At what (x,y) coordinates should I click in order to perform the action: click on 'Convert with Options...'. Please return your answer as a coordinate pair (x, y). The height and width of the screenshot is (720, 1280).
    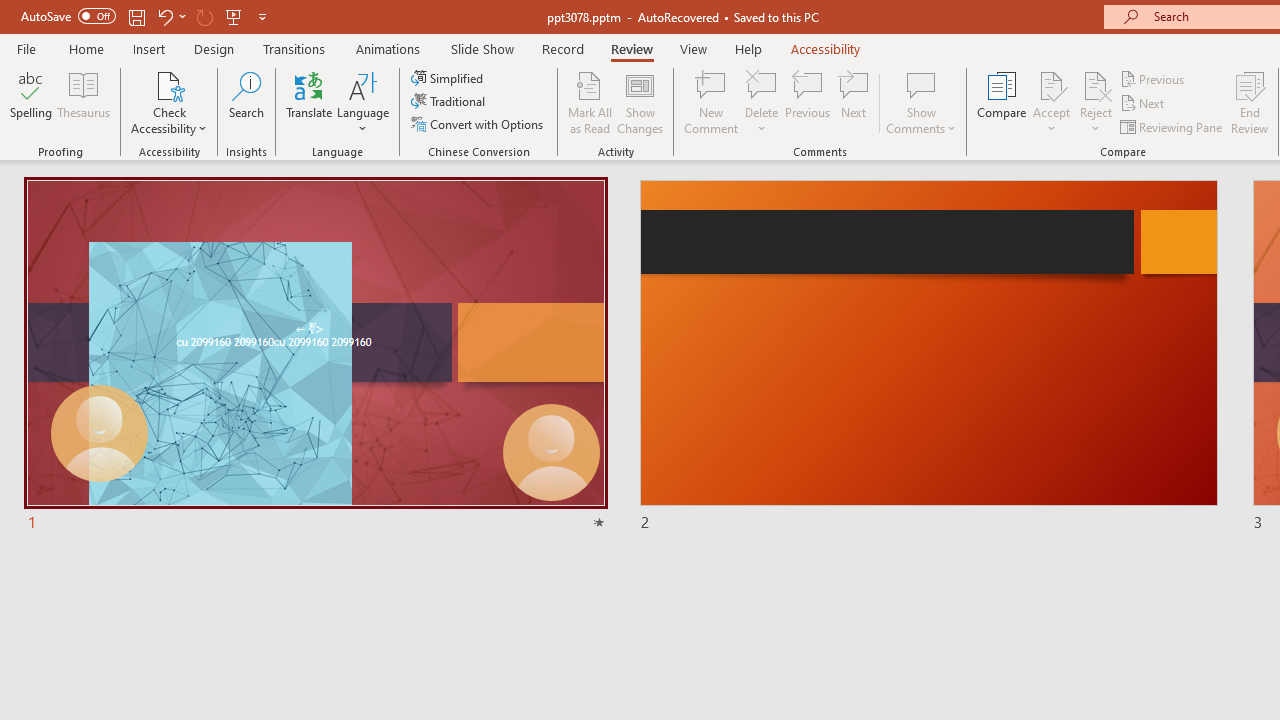
    Looking at the image, I should click on (478, 124).